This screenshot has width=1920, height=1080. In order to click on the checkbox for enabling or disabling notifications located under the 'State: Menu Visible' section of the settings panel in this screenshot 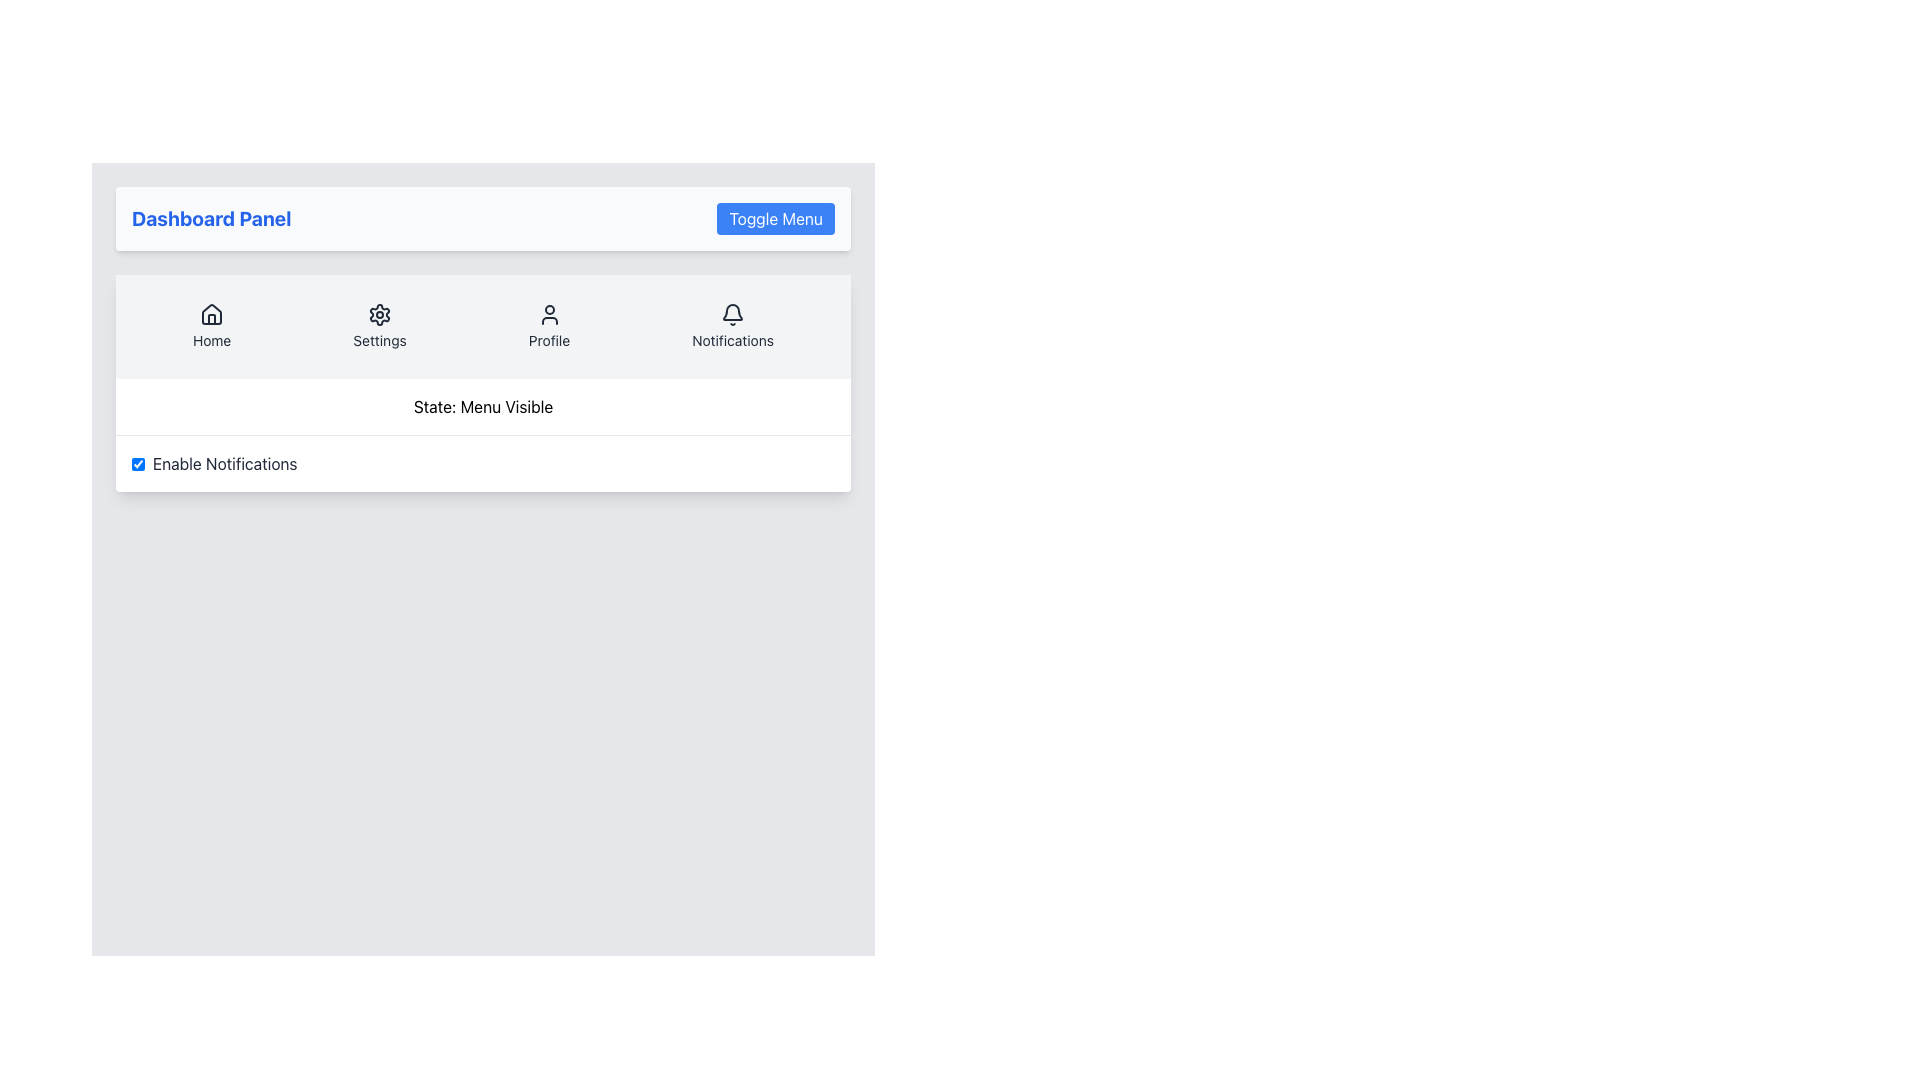, I will do `click(483, 463)`.